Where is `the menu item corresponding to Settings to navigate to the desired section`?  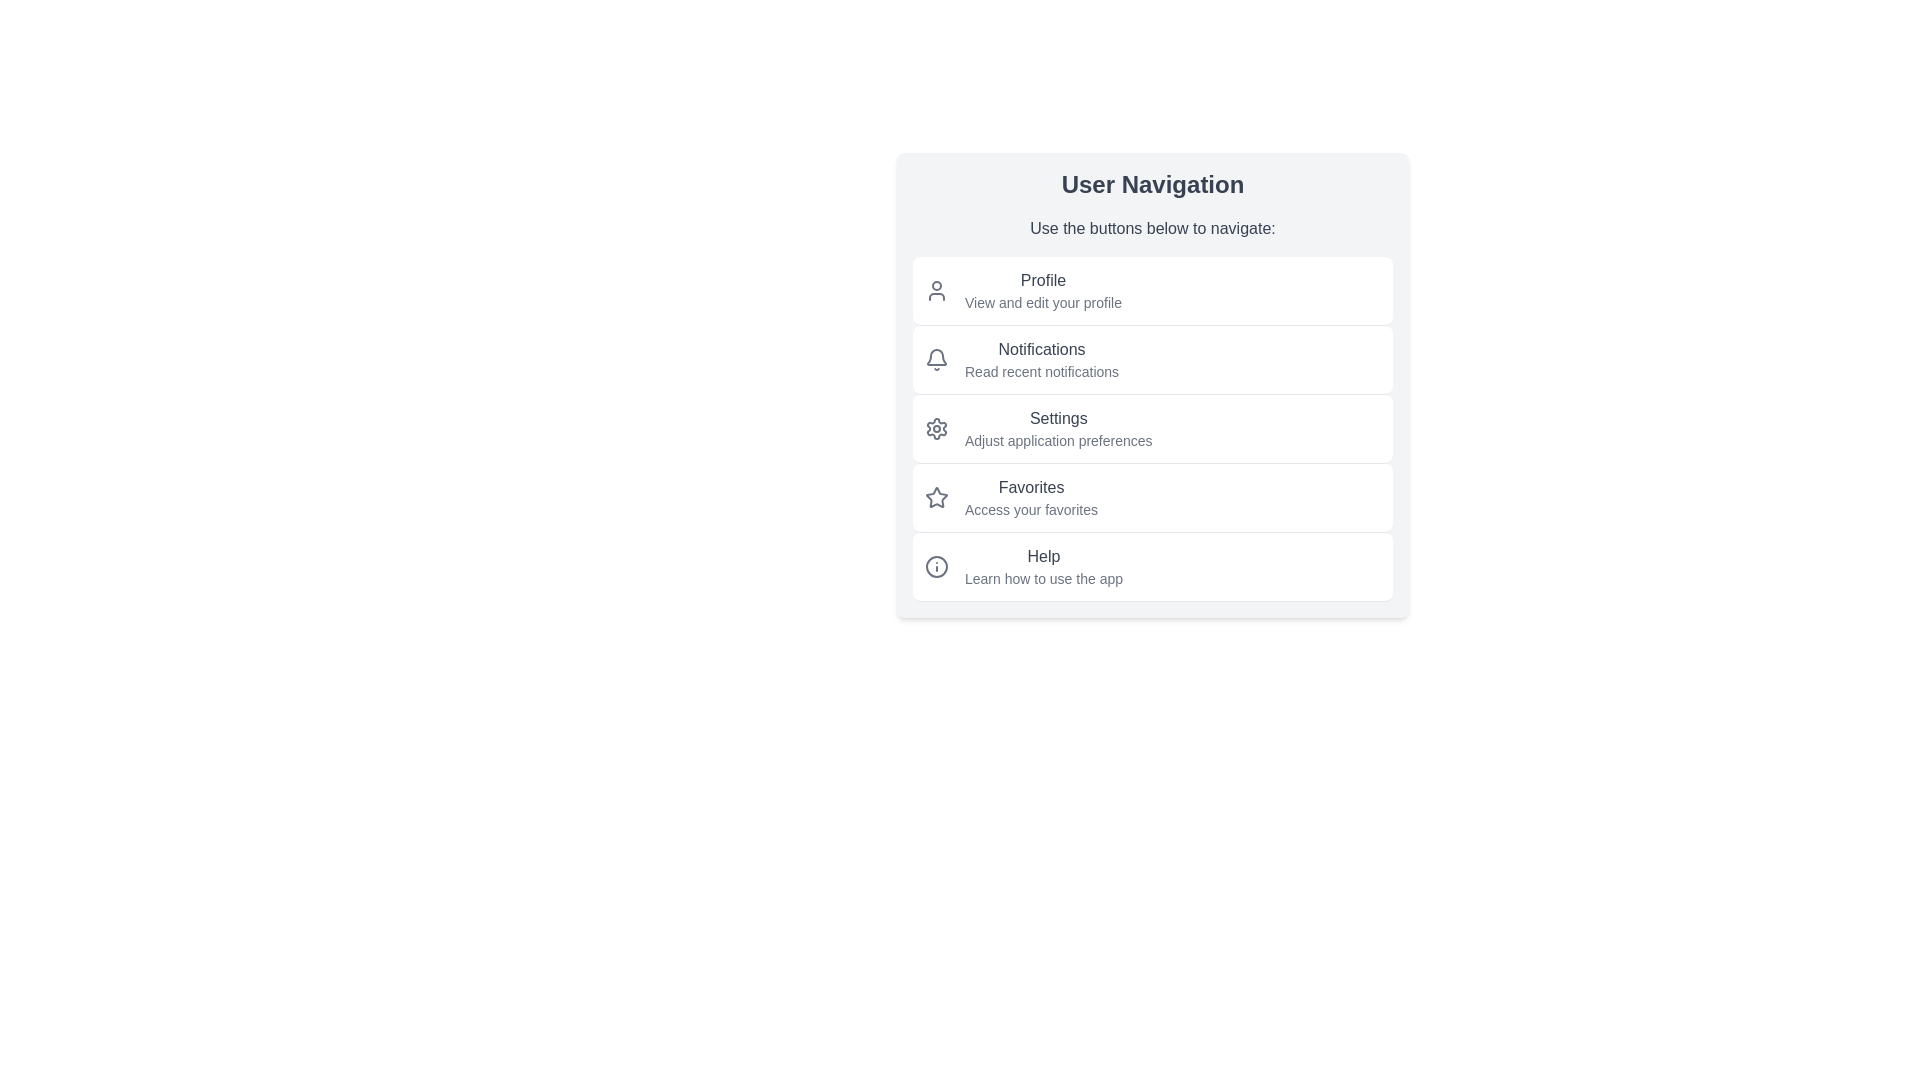 the menu item corresponding to Settings to navigate to the desired section is located at coordinates (1152, 427).